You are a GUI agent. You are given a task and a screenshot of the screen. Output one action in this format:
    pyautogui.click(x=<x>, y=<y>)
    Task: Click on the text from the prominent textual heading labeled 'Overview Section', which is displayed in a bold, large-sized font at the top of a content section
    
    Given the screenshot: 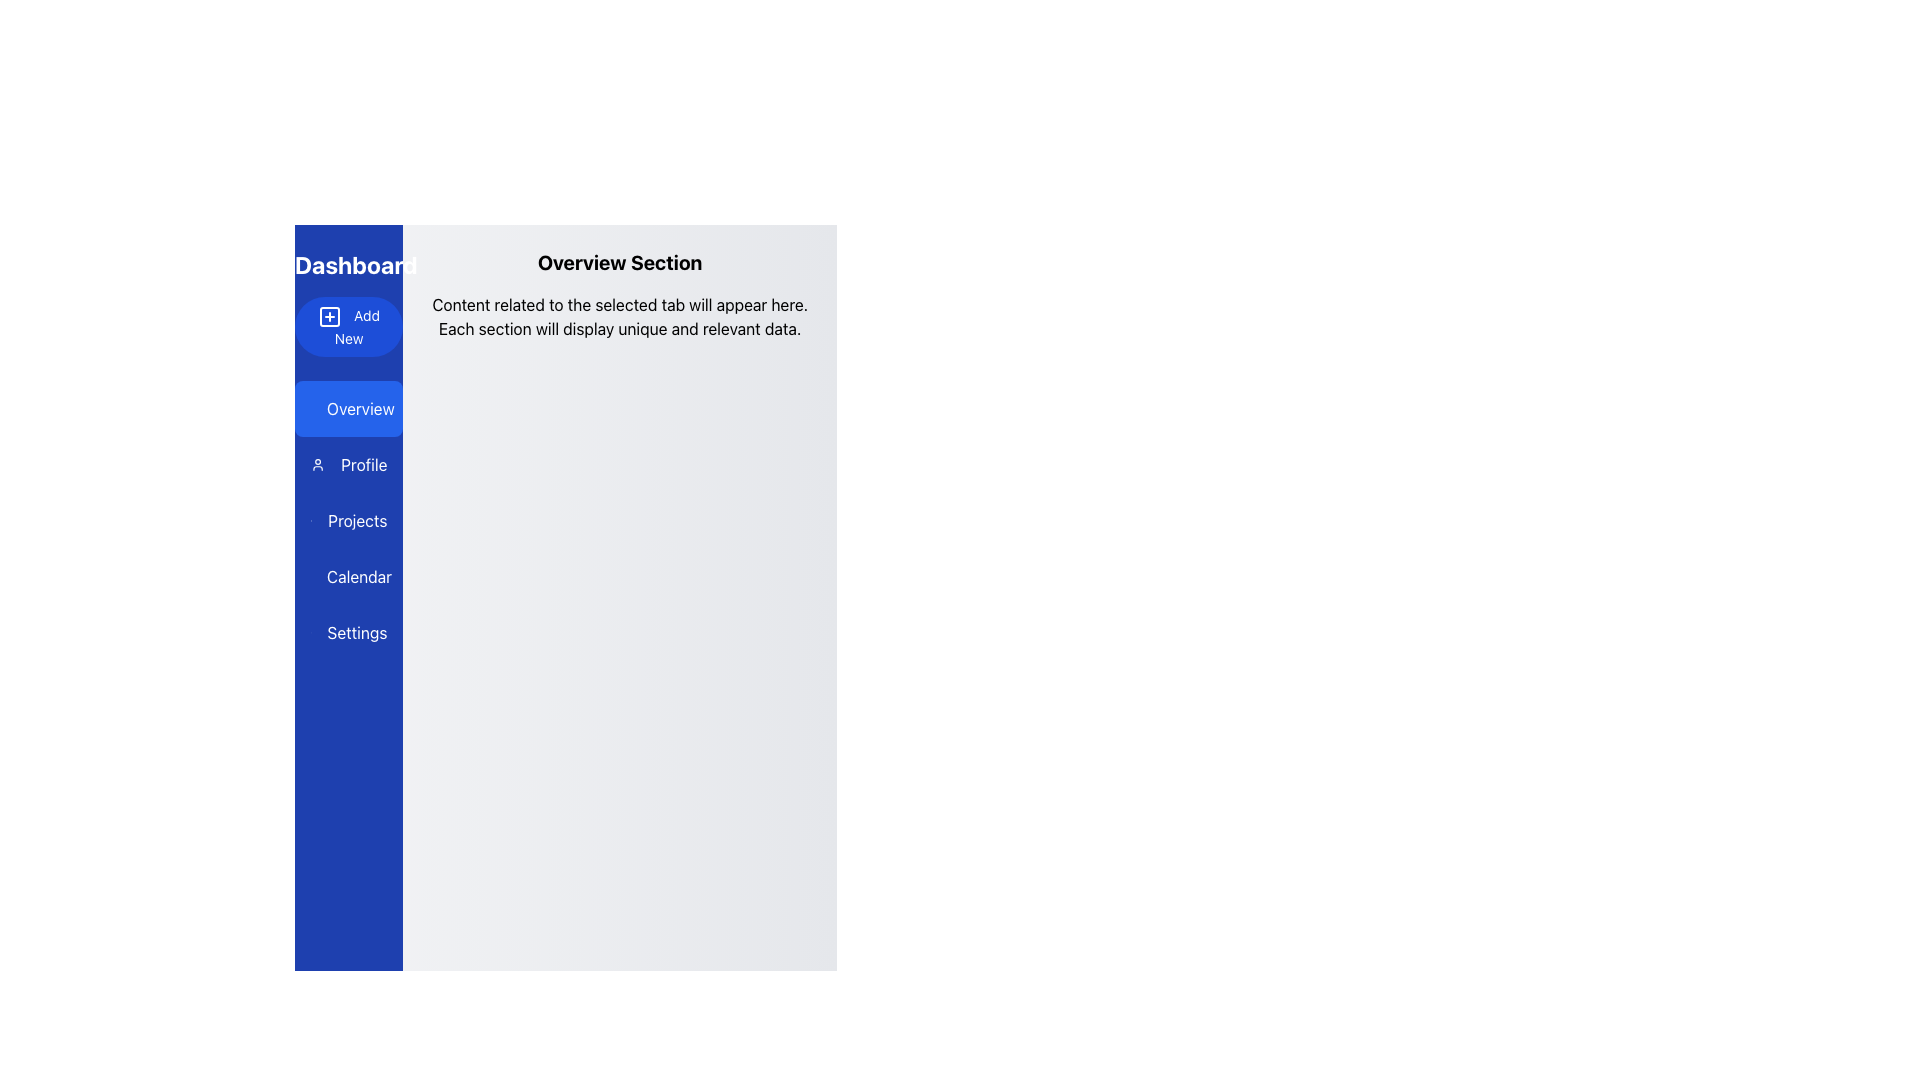 What is the action you would take?
    pyautogui.click(x=619, y=261)
    